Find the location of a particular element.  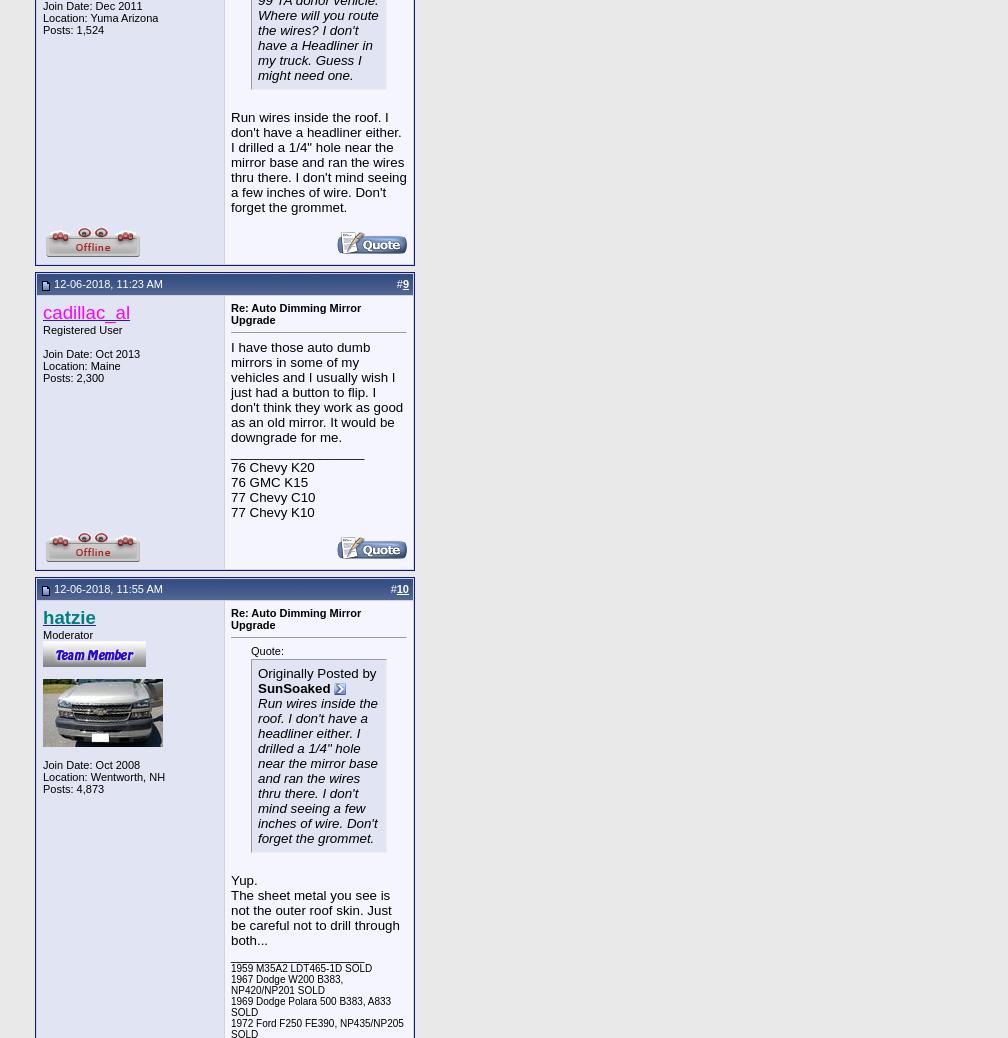

'76 GMC K15' is located at coordinates (231, 482).